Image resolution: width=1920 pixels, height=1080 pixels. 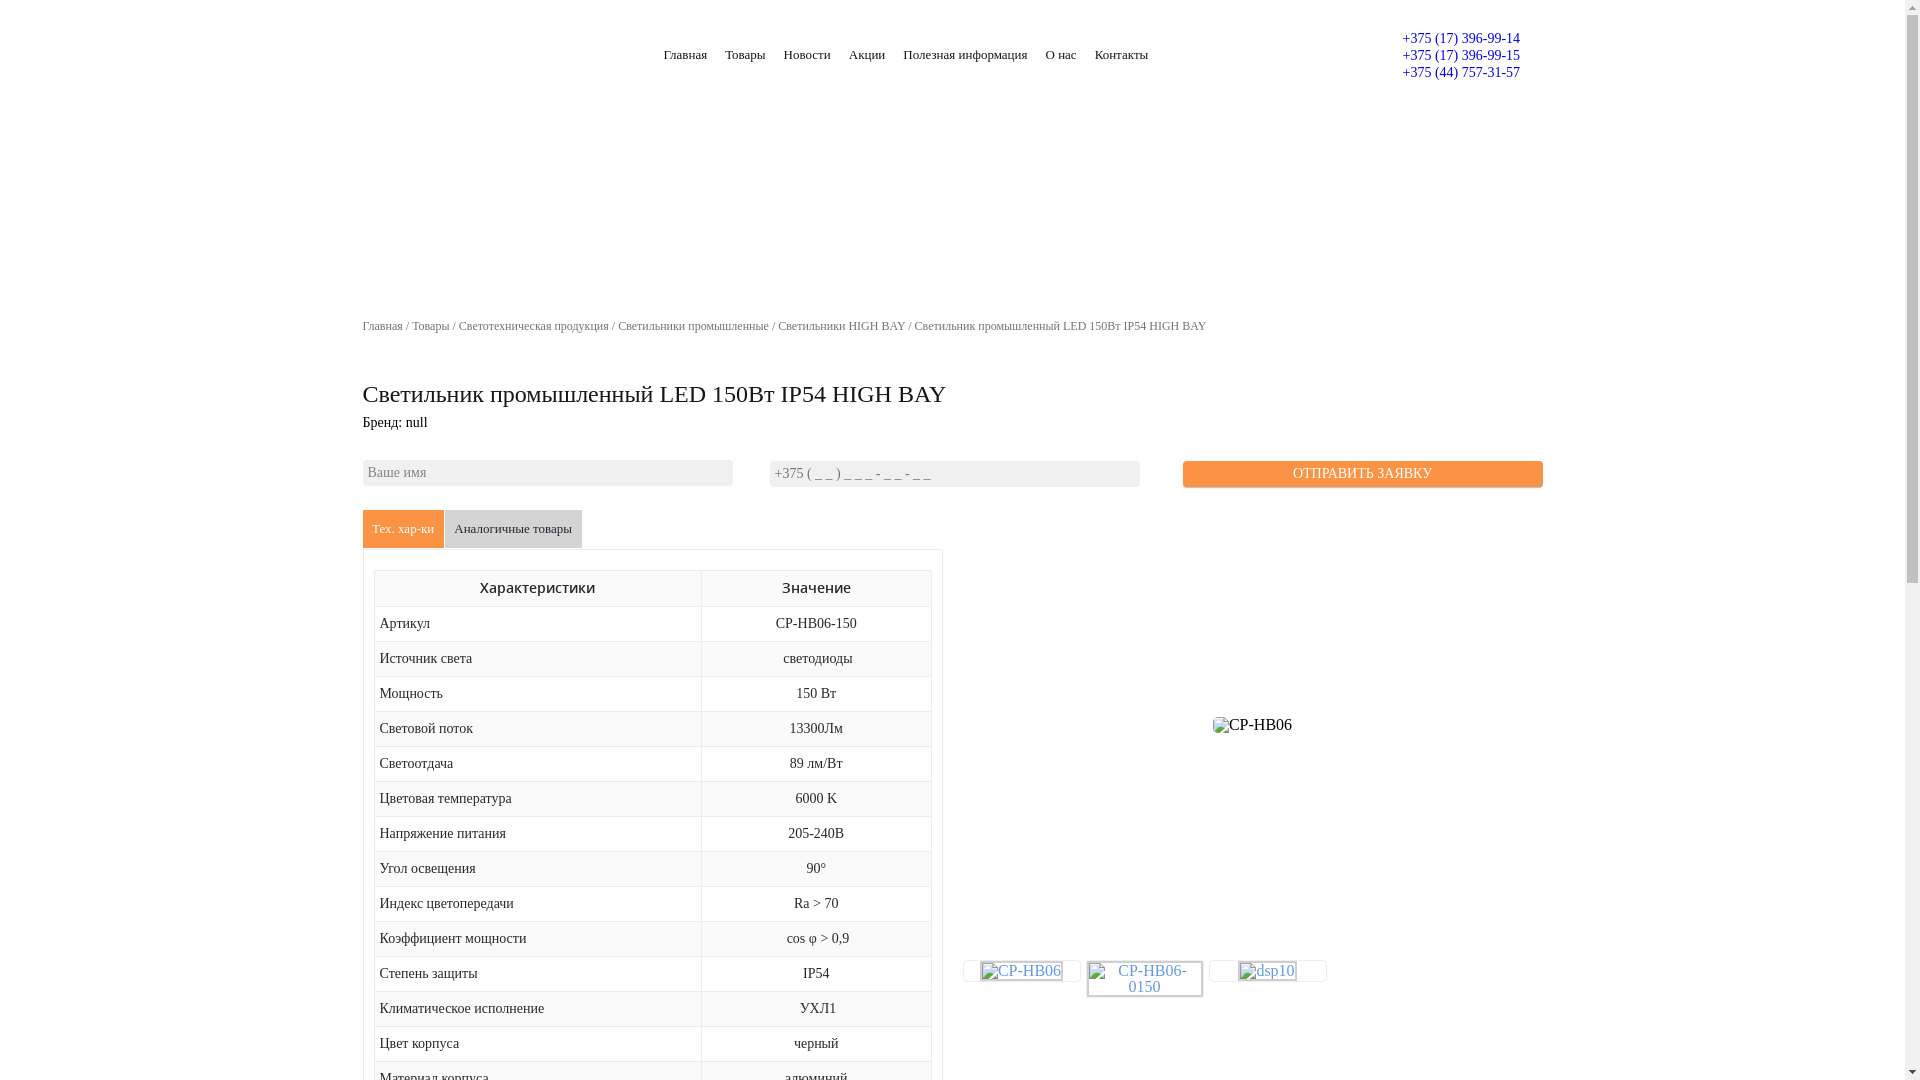 I want to click on '+375 (44) 757-31-57', so click(x=1460, y=71).